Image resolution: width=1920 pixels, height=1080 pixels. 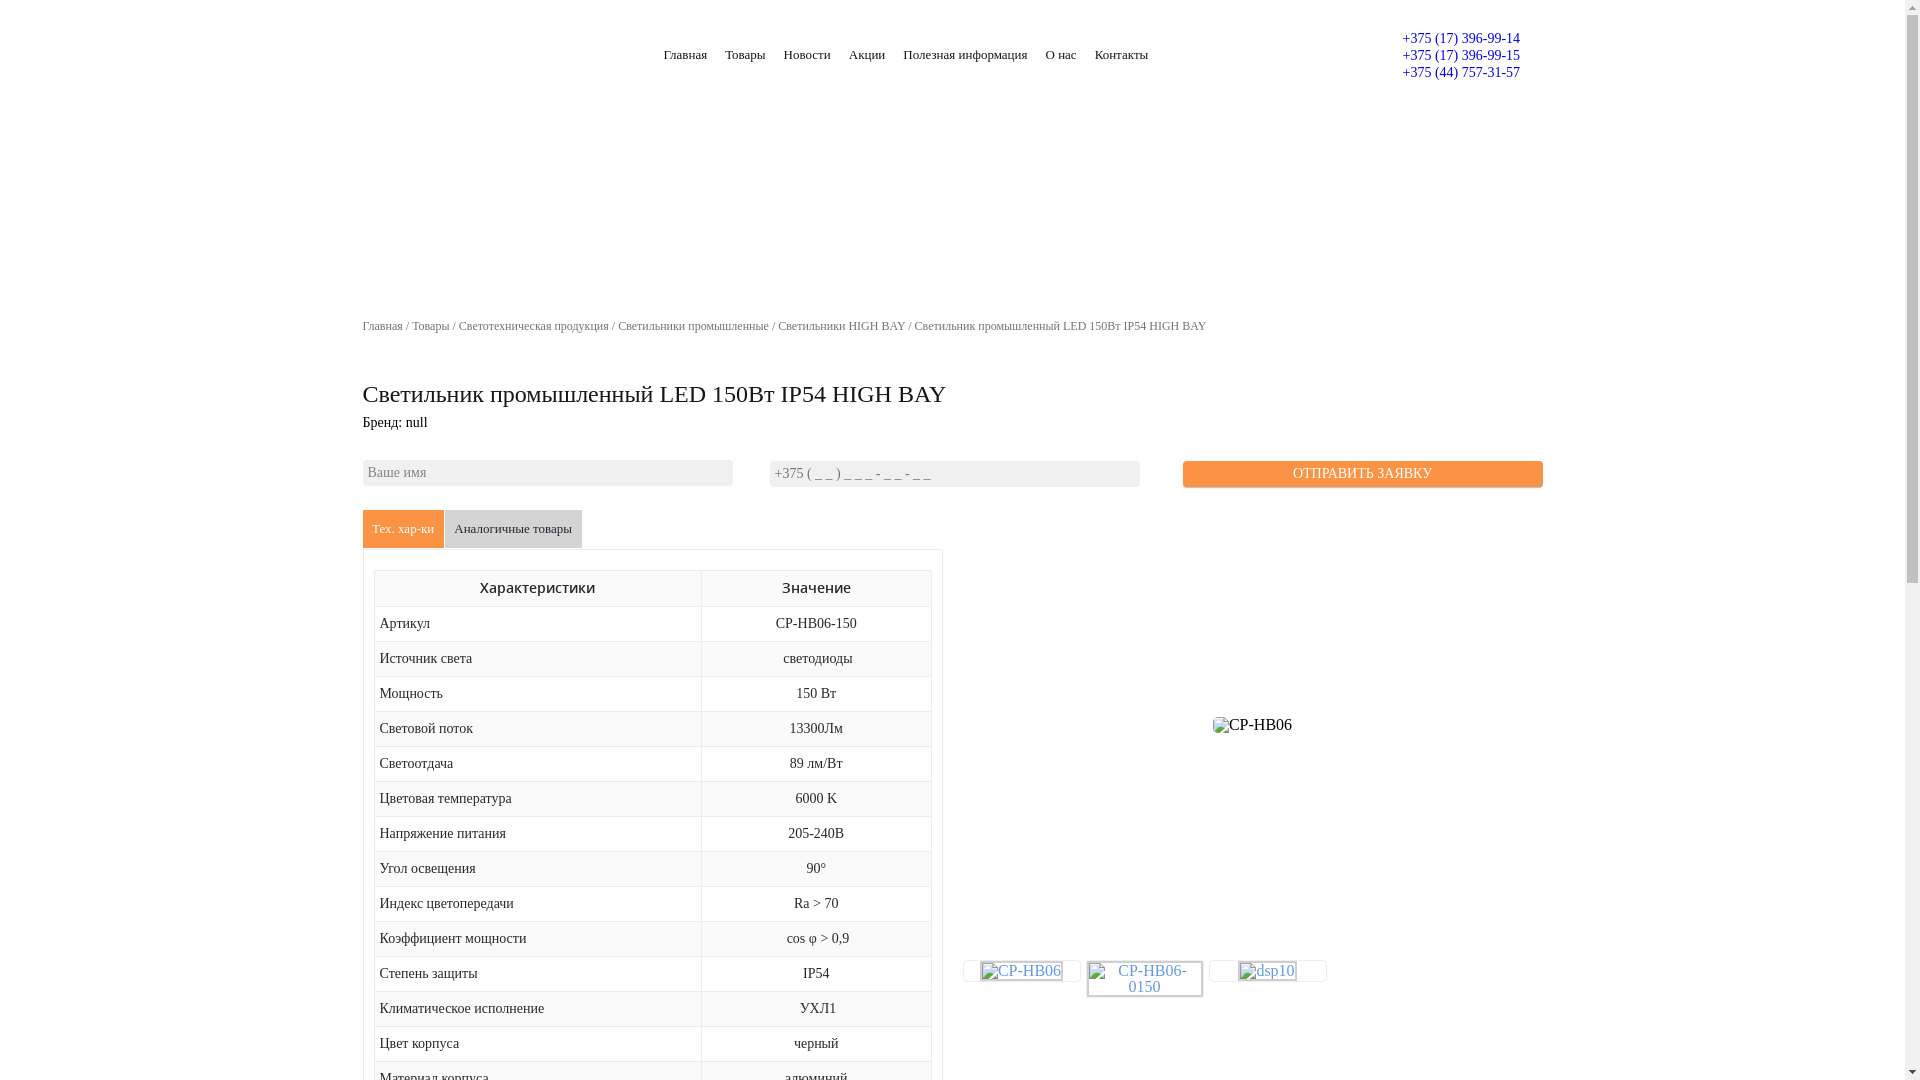 I want to click on '+375 (44) 757-31-57', so click(x=1460, y=71).